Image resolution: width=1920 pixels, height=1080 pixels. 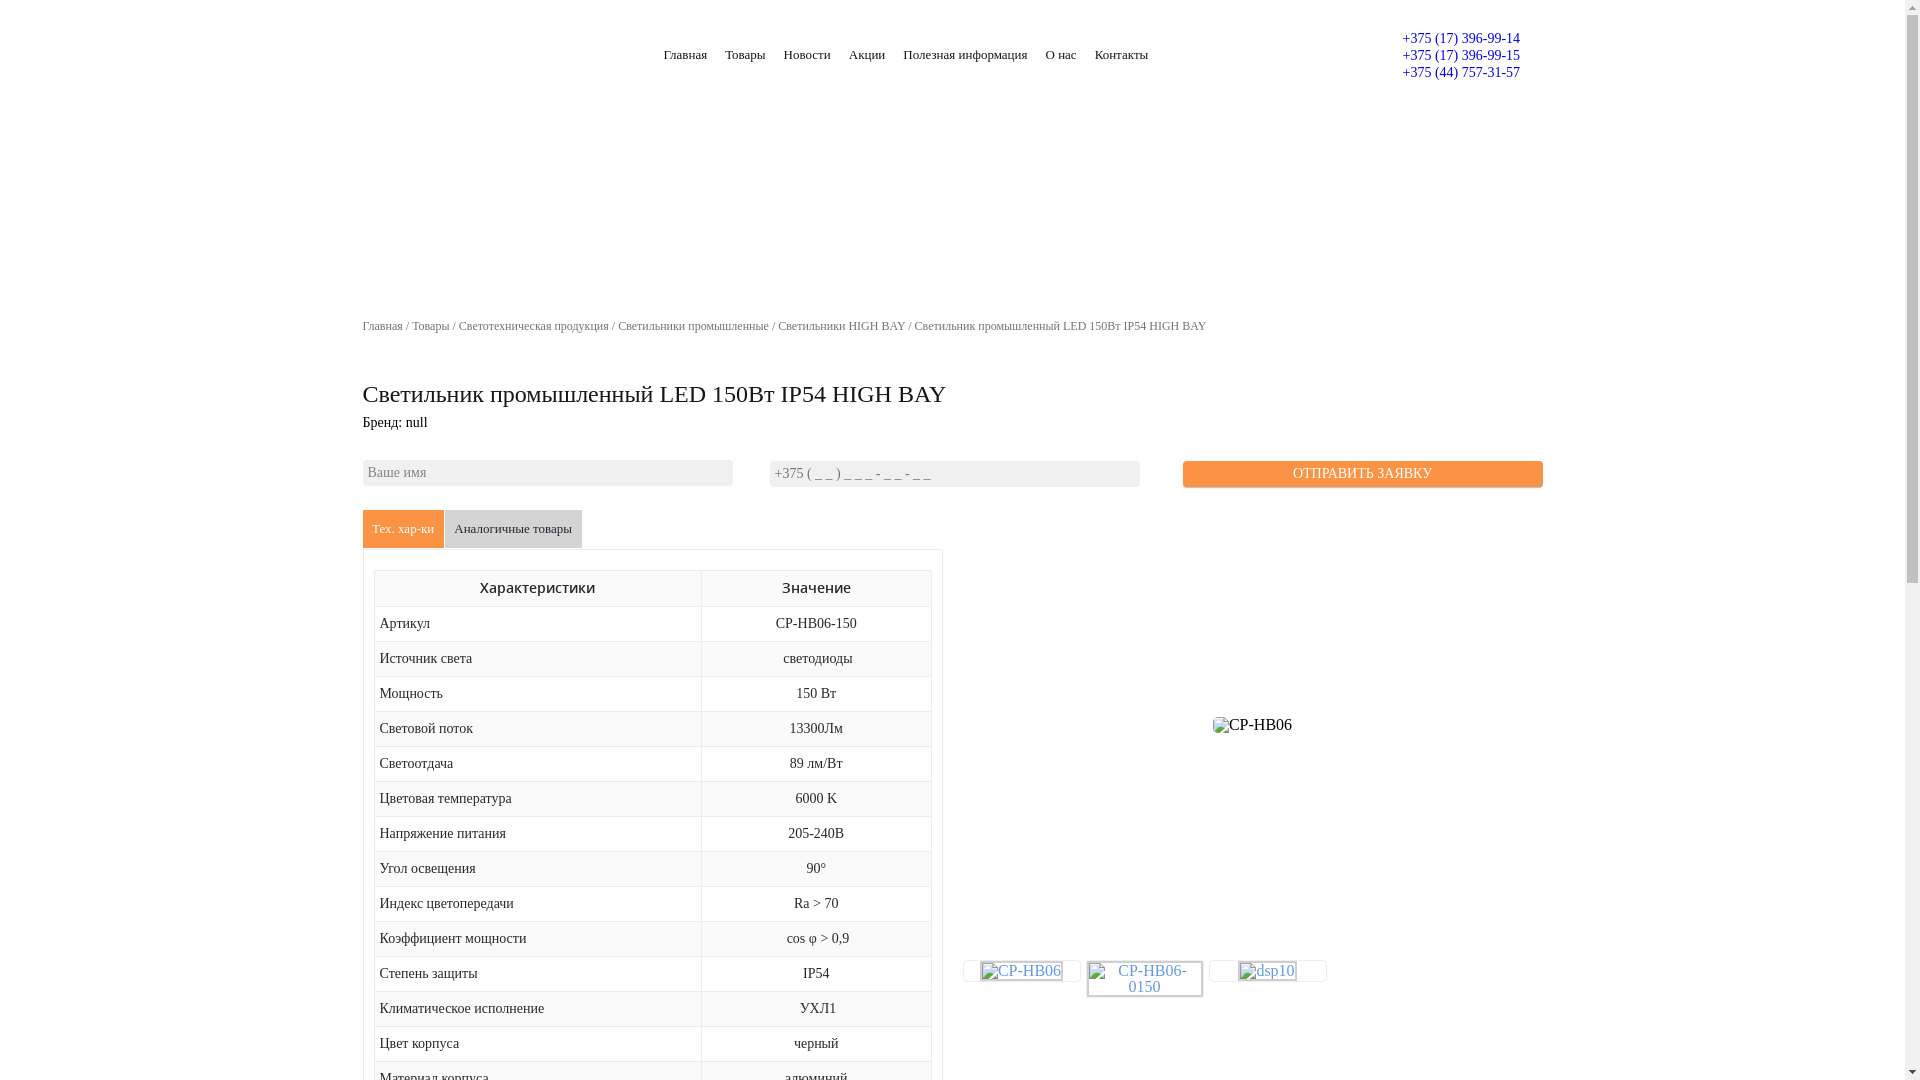 I want to click on '+375 (44) 757-31-57', so click(x=1460, y=71).